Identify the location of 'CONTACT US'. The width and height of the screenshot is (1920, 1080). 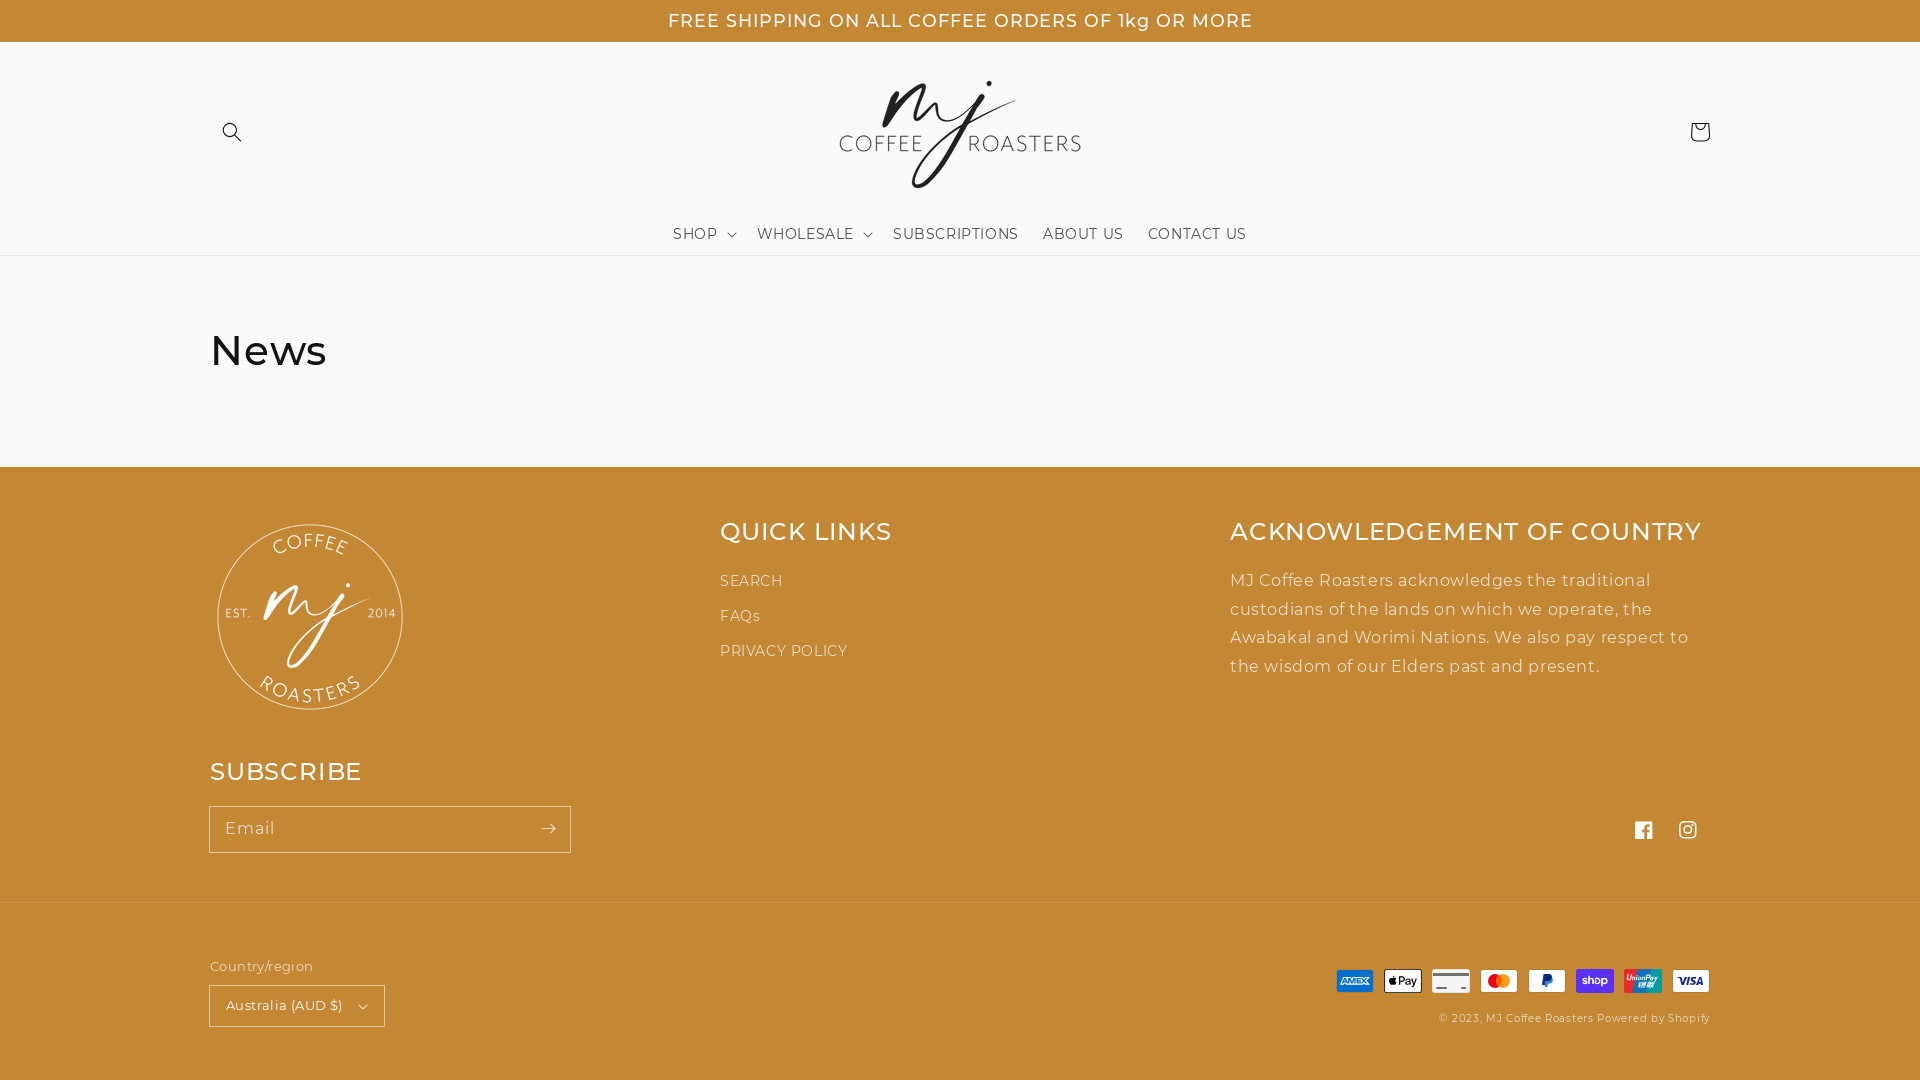
(1197, 233).